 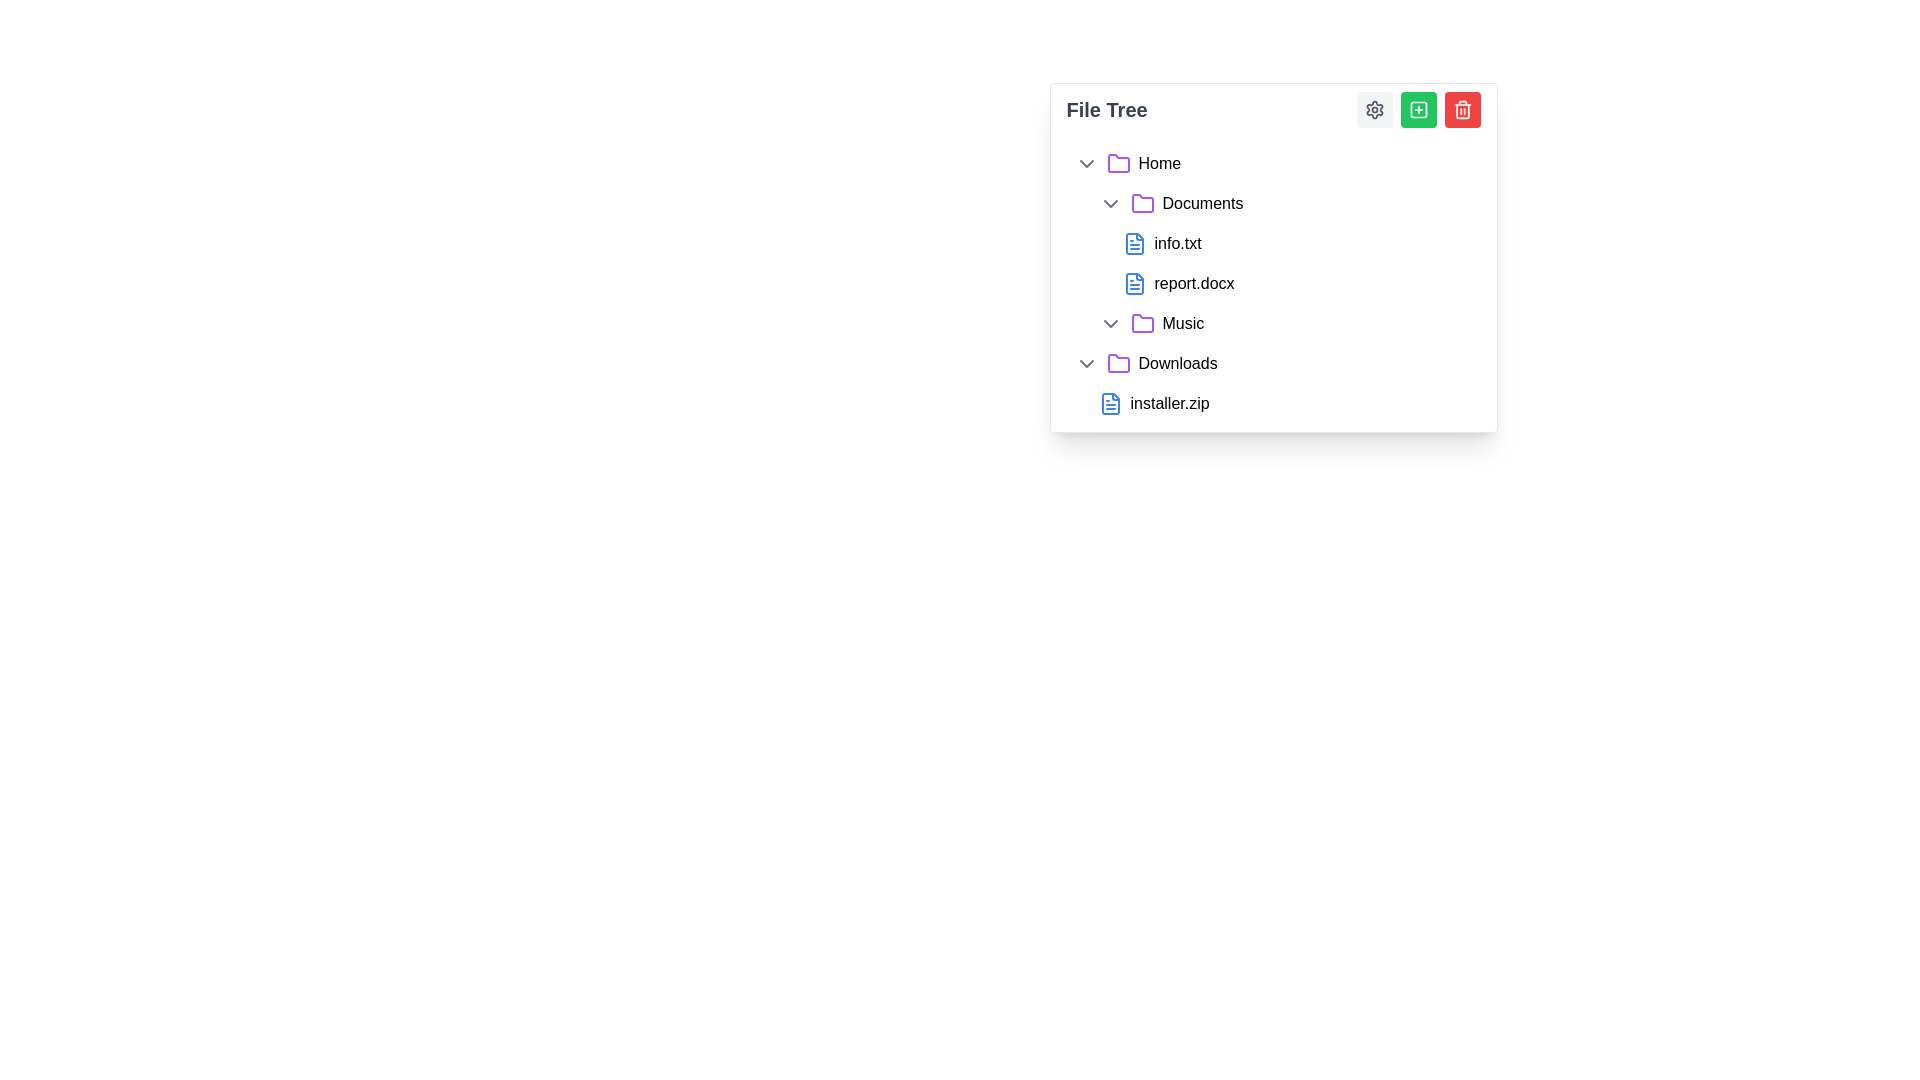 What do you see at coordinates (1142, 322) in the screenshot?
I see `the folder icon with a purple outline representing the 'Music' directory in the file tree UI` at bounding box center [1142, 322].